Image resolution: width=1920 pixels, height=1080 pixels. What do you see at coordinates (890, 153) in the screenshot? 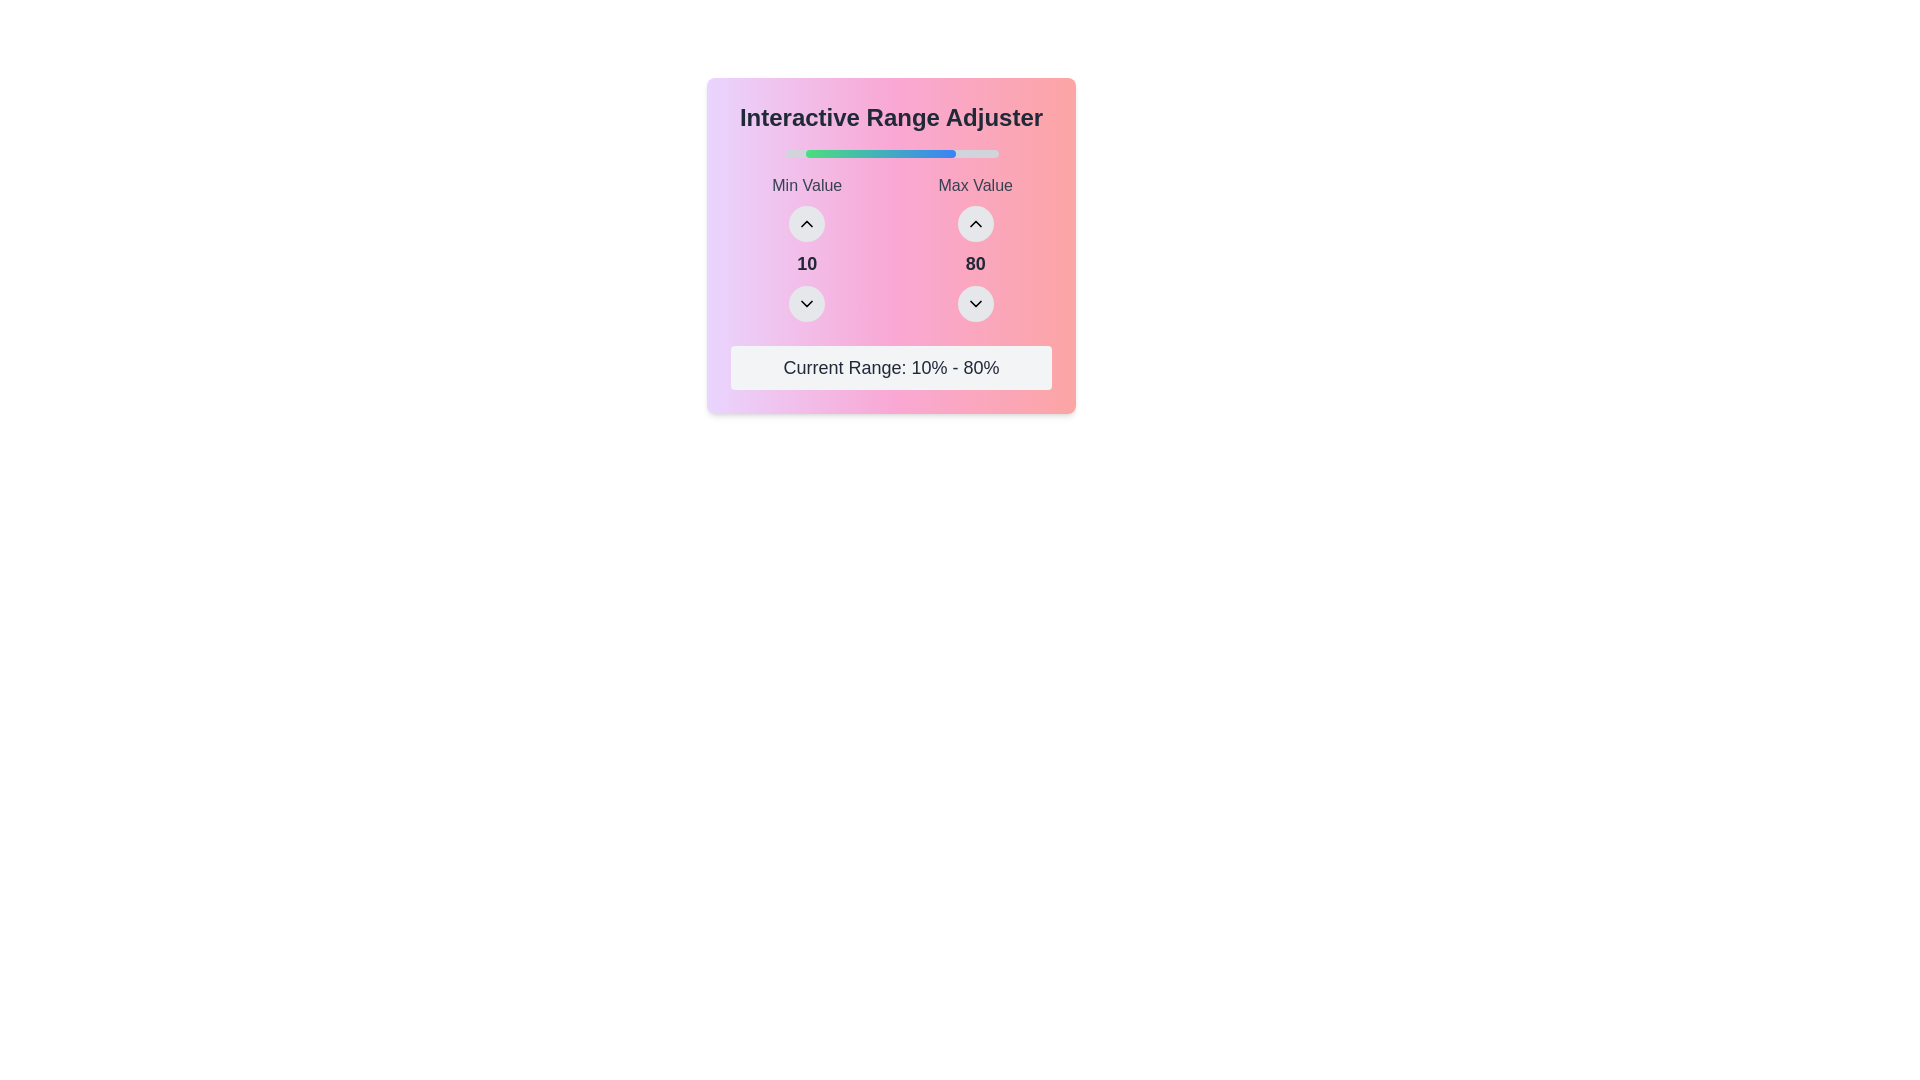
I see `the displayed range on the progress bar located centrally within the 'Interactive Range Adjuster' UI component, positioned directly below the title and above the 'Min Value' and 'Max Value' labels` at bounding box center [890, 153].